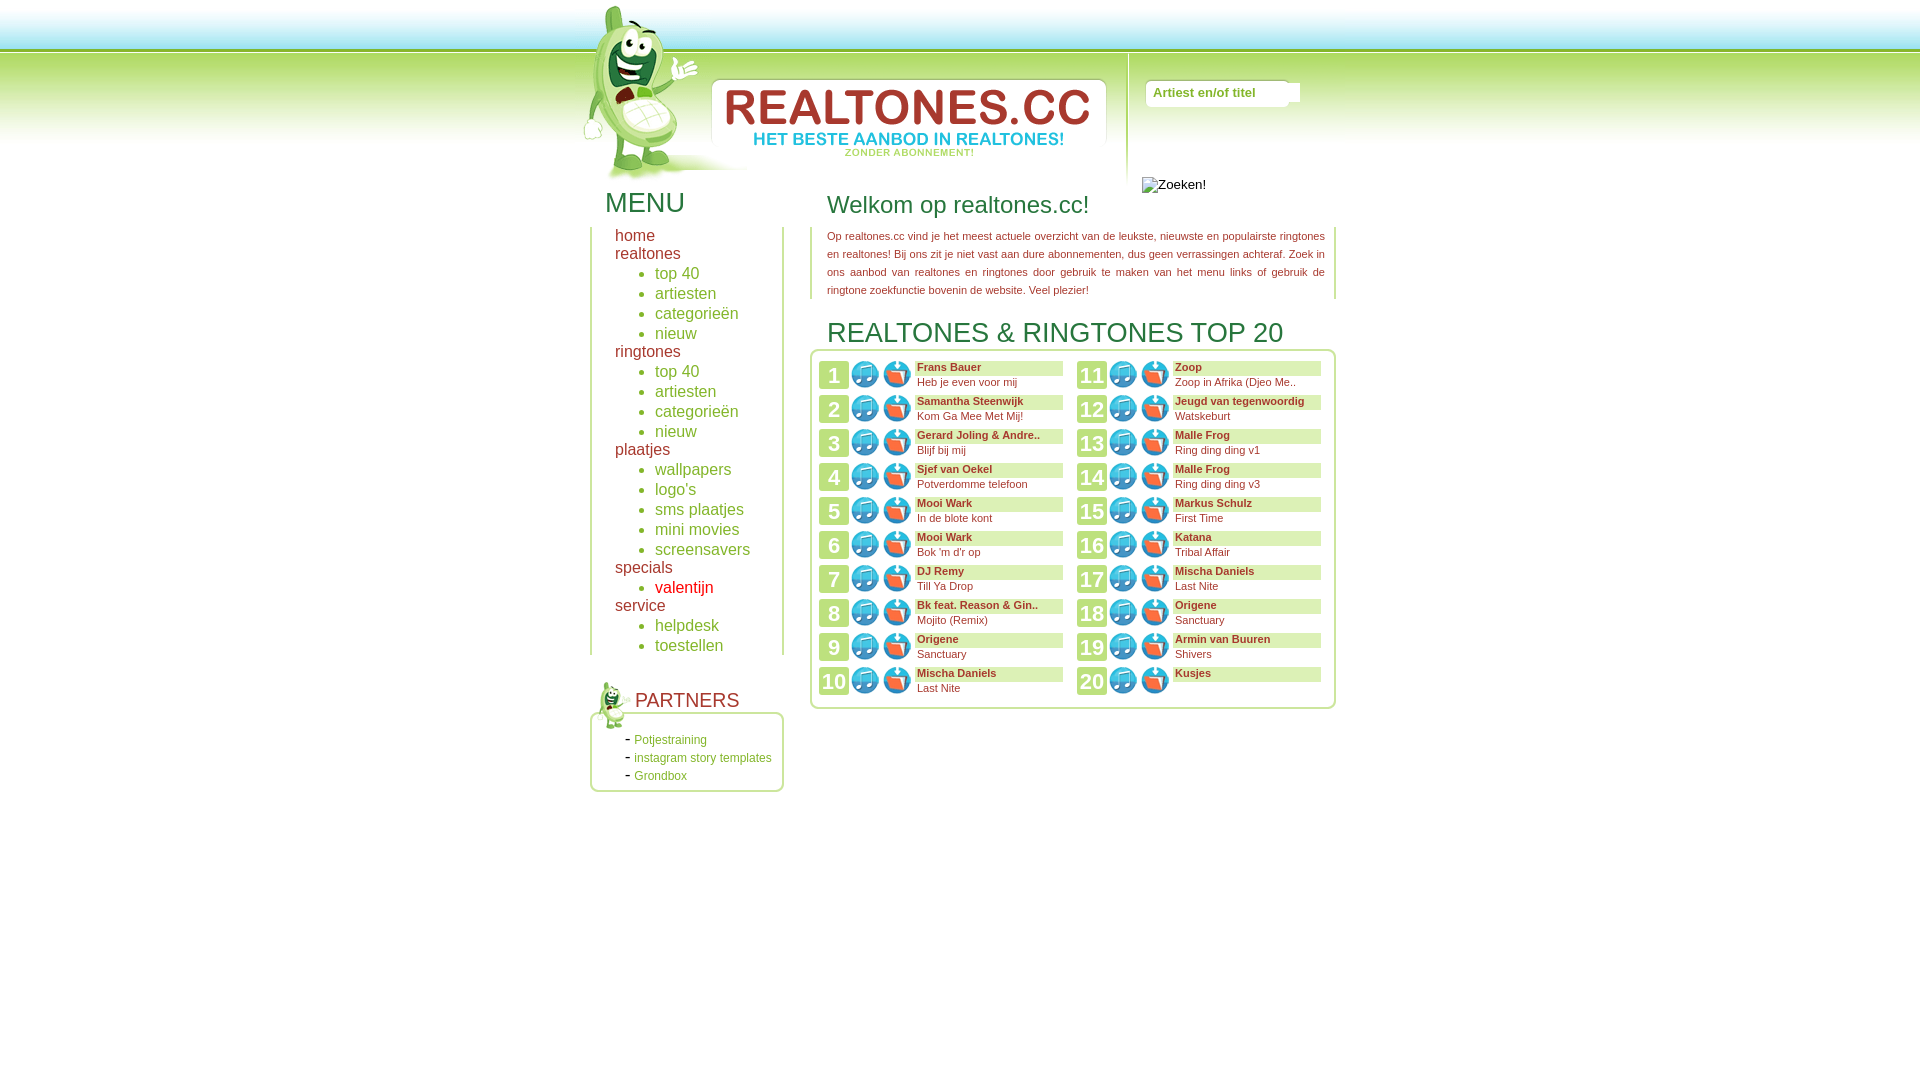  I want to click on 'Mojito (Remix)', so click(951, 619).